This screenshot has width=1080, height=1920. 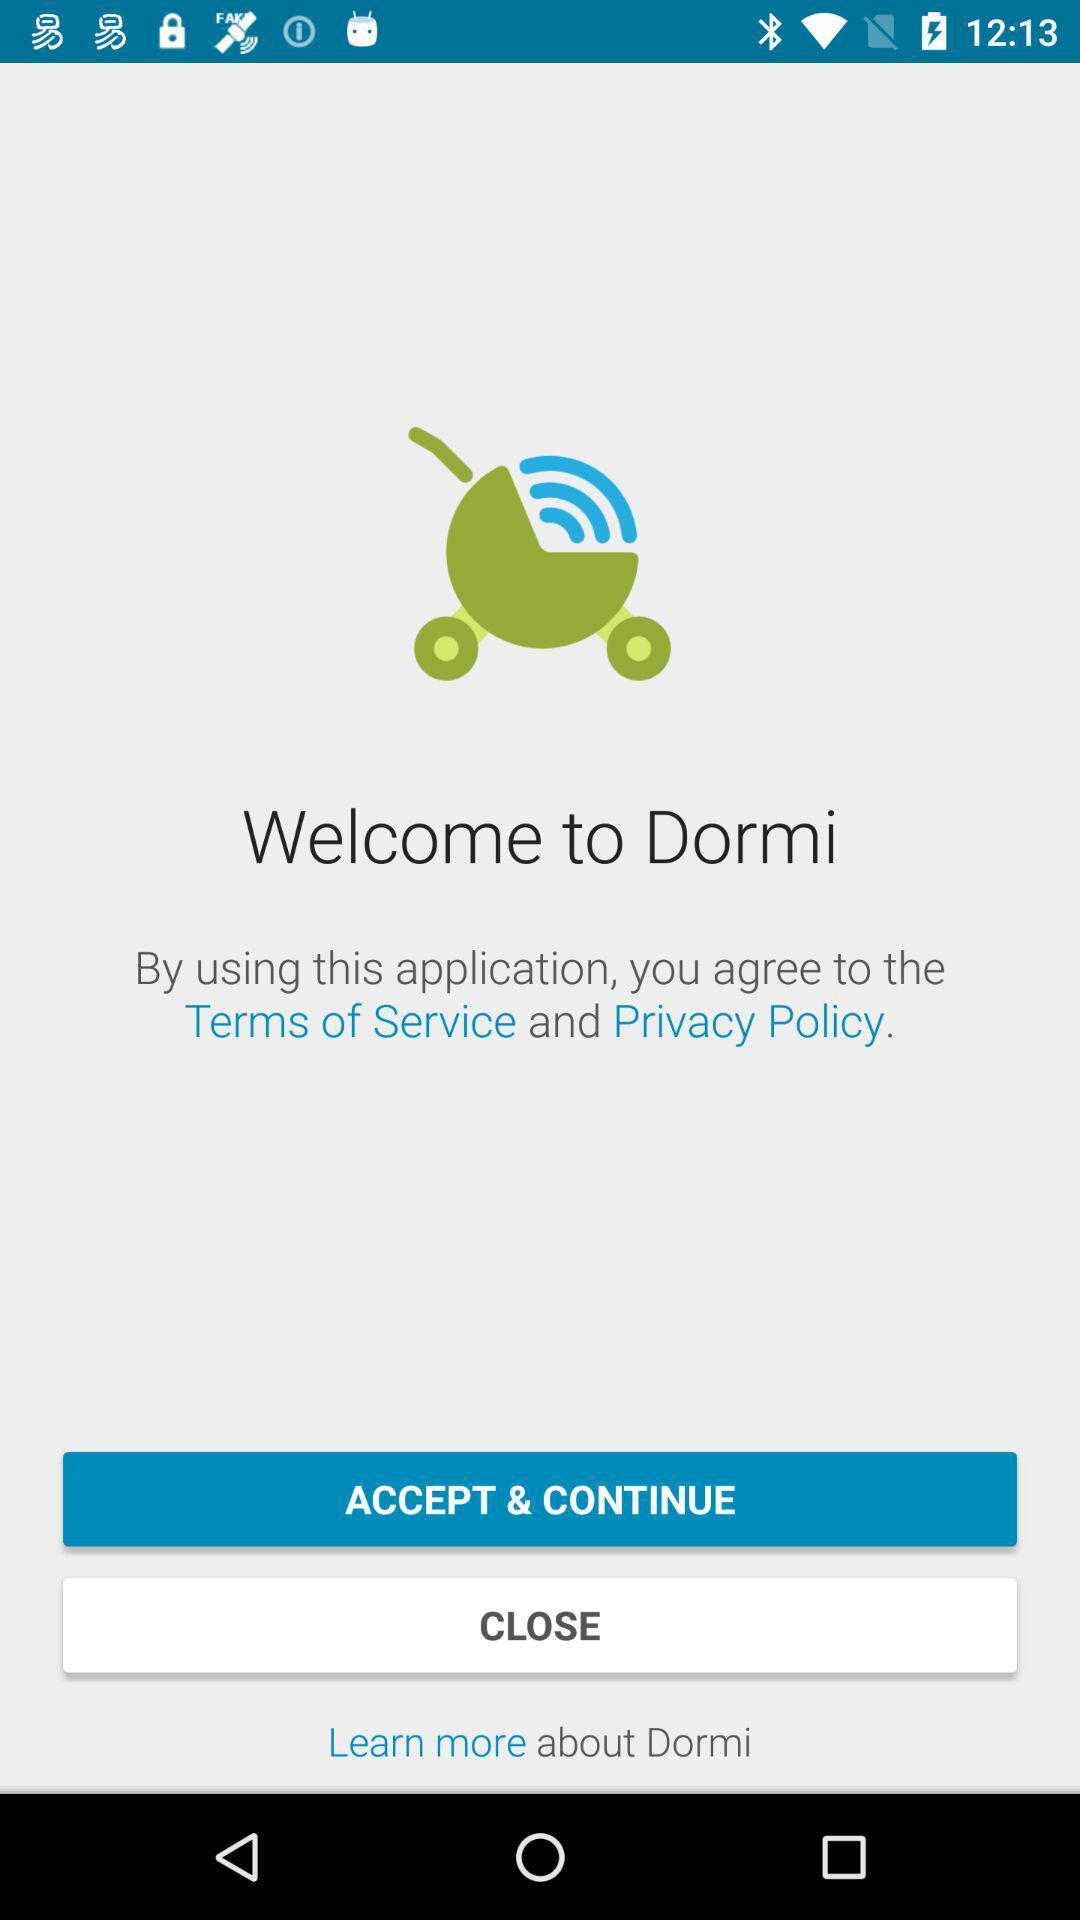 I want to click on the item below by using this icon, so click(x=540, y=1499).